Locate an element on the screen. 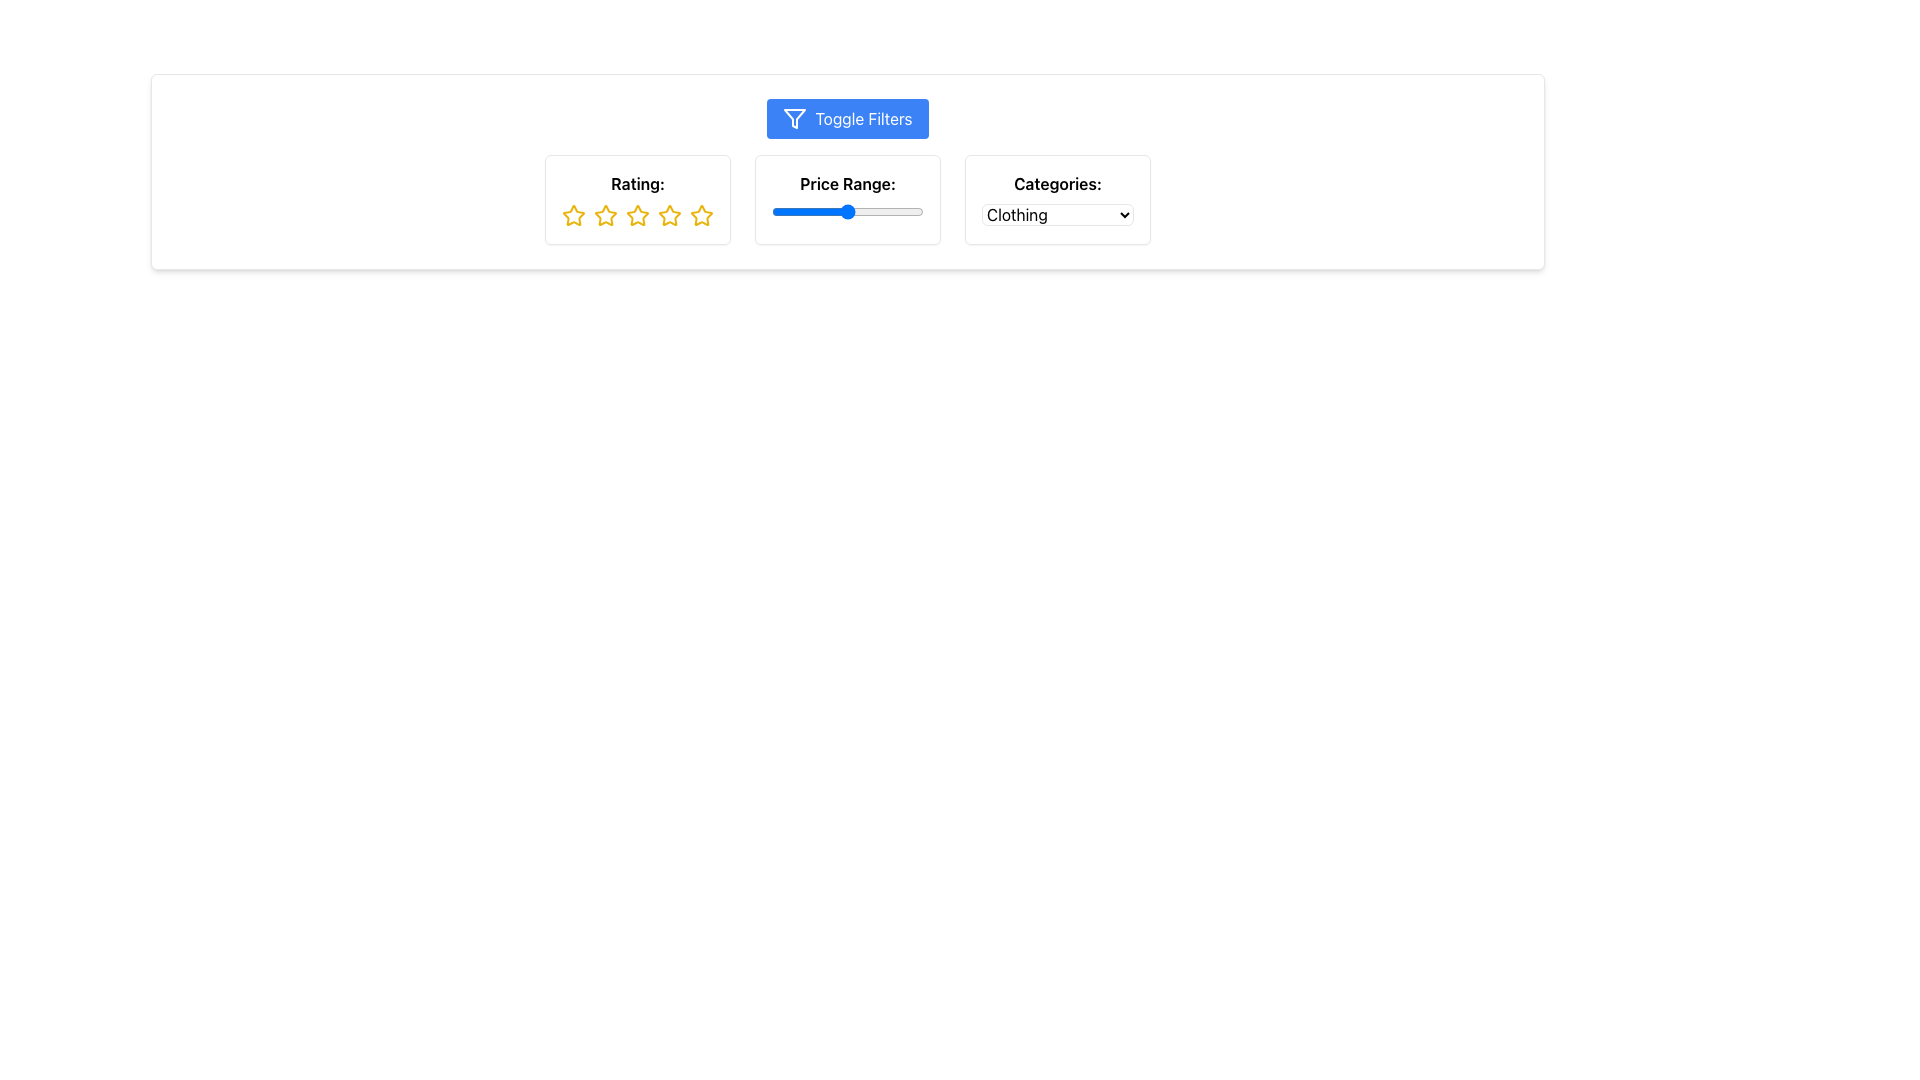  the text label that reads 'Categories:' which is positioned in the top-right corner of the interface and serves as a descriptor for the dropdown menu below it is located at coordinates (1056, 184).